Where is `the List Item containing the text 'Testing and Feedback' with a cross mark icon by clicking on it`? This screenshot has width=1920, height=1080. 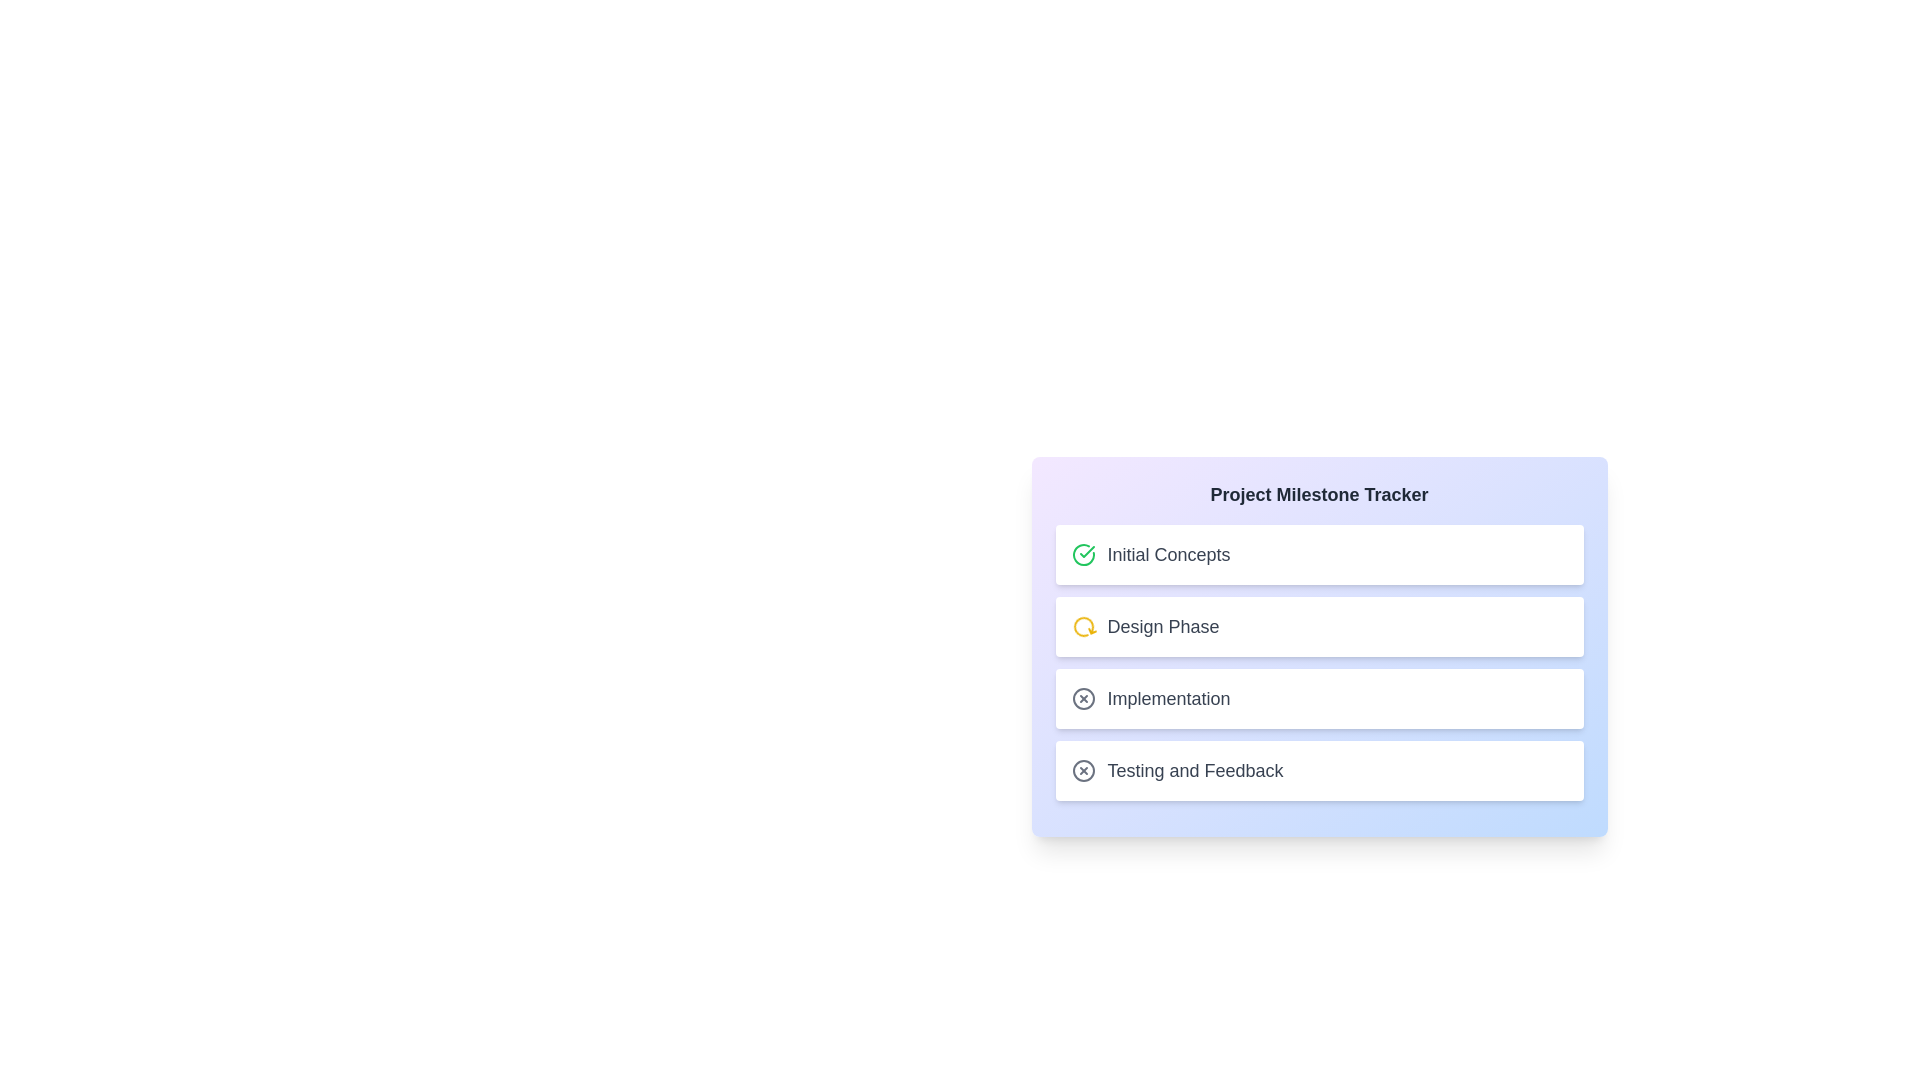
the List Item containing the text 'Testing and Feedback' with a cross mark icon by clicking on it is located at coordinates (1319, 770).